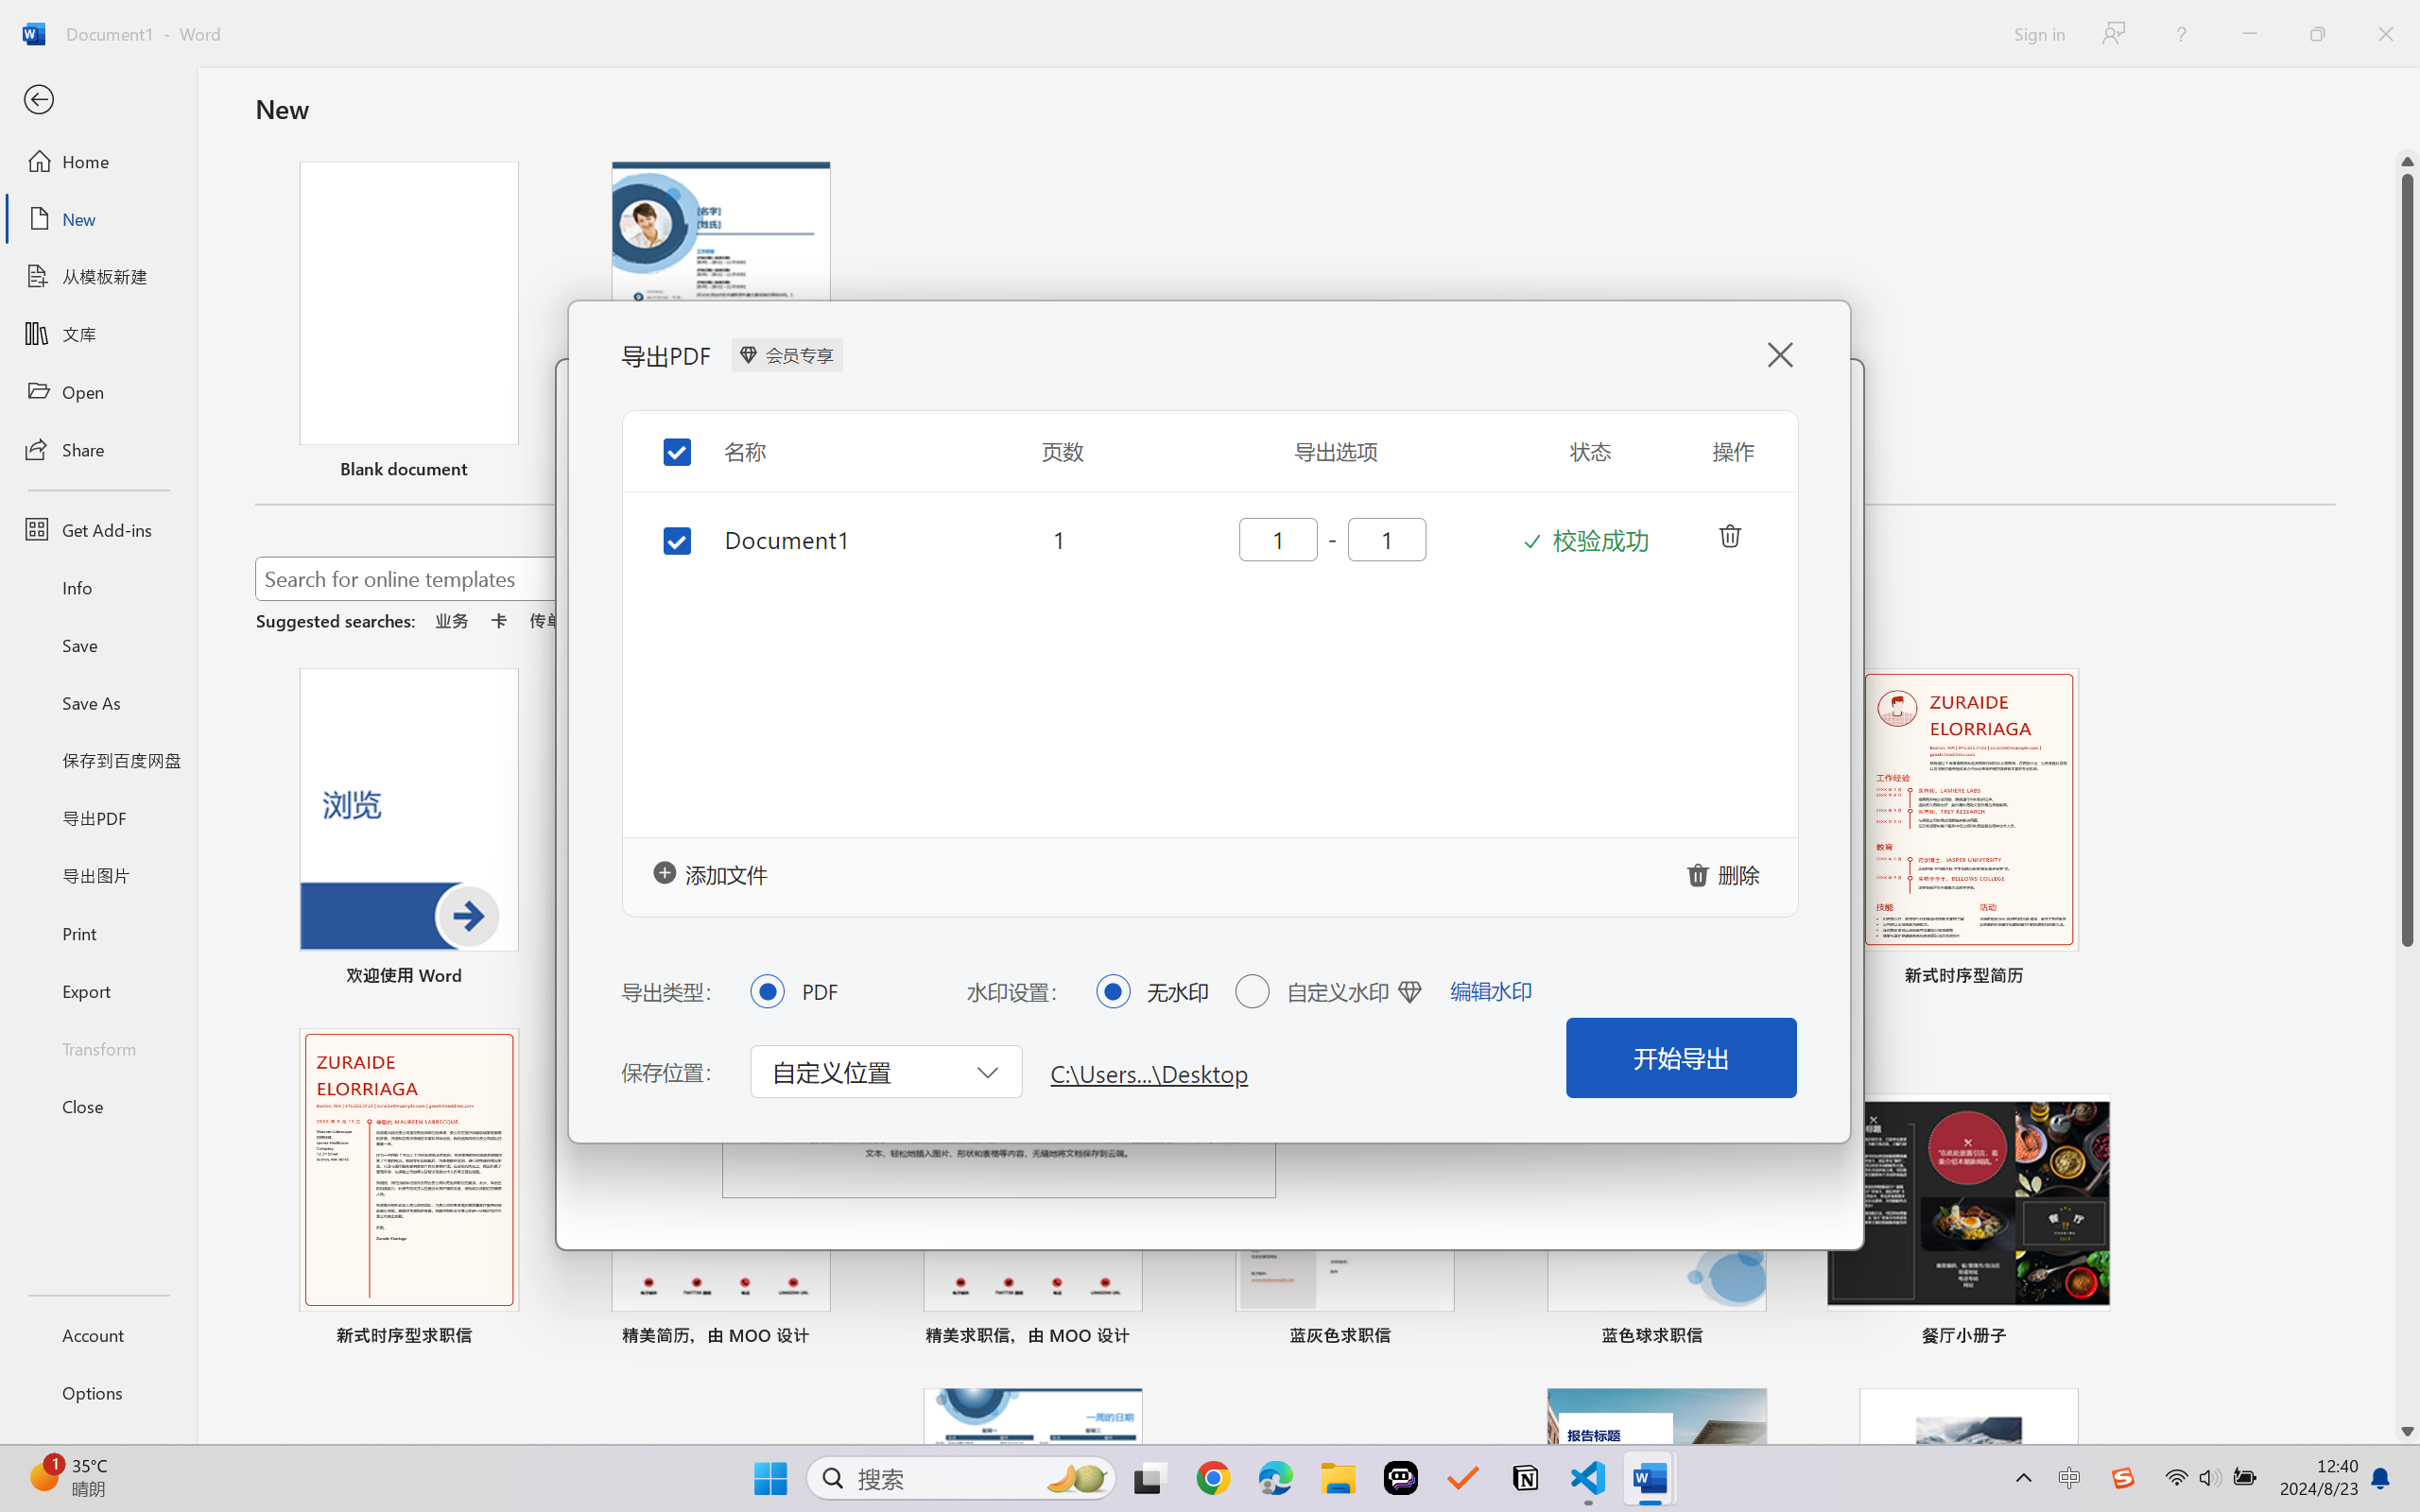 The width and height of the screenshot is (2420, 1512). Describe the element at coordinates (97, 1334) in the screenshot. I see `'Account'` at that location.